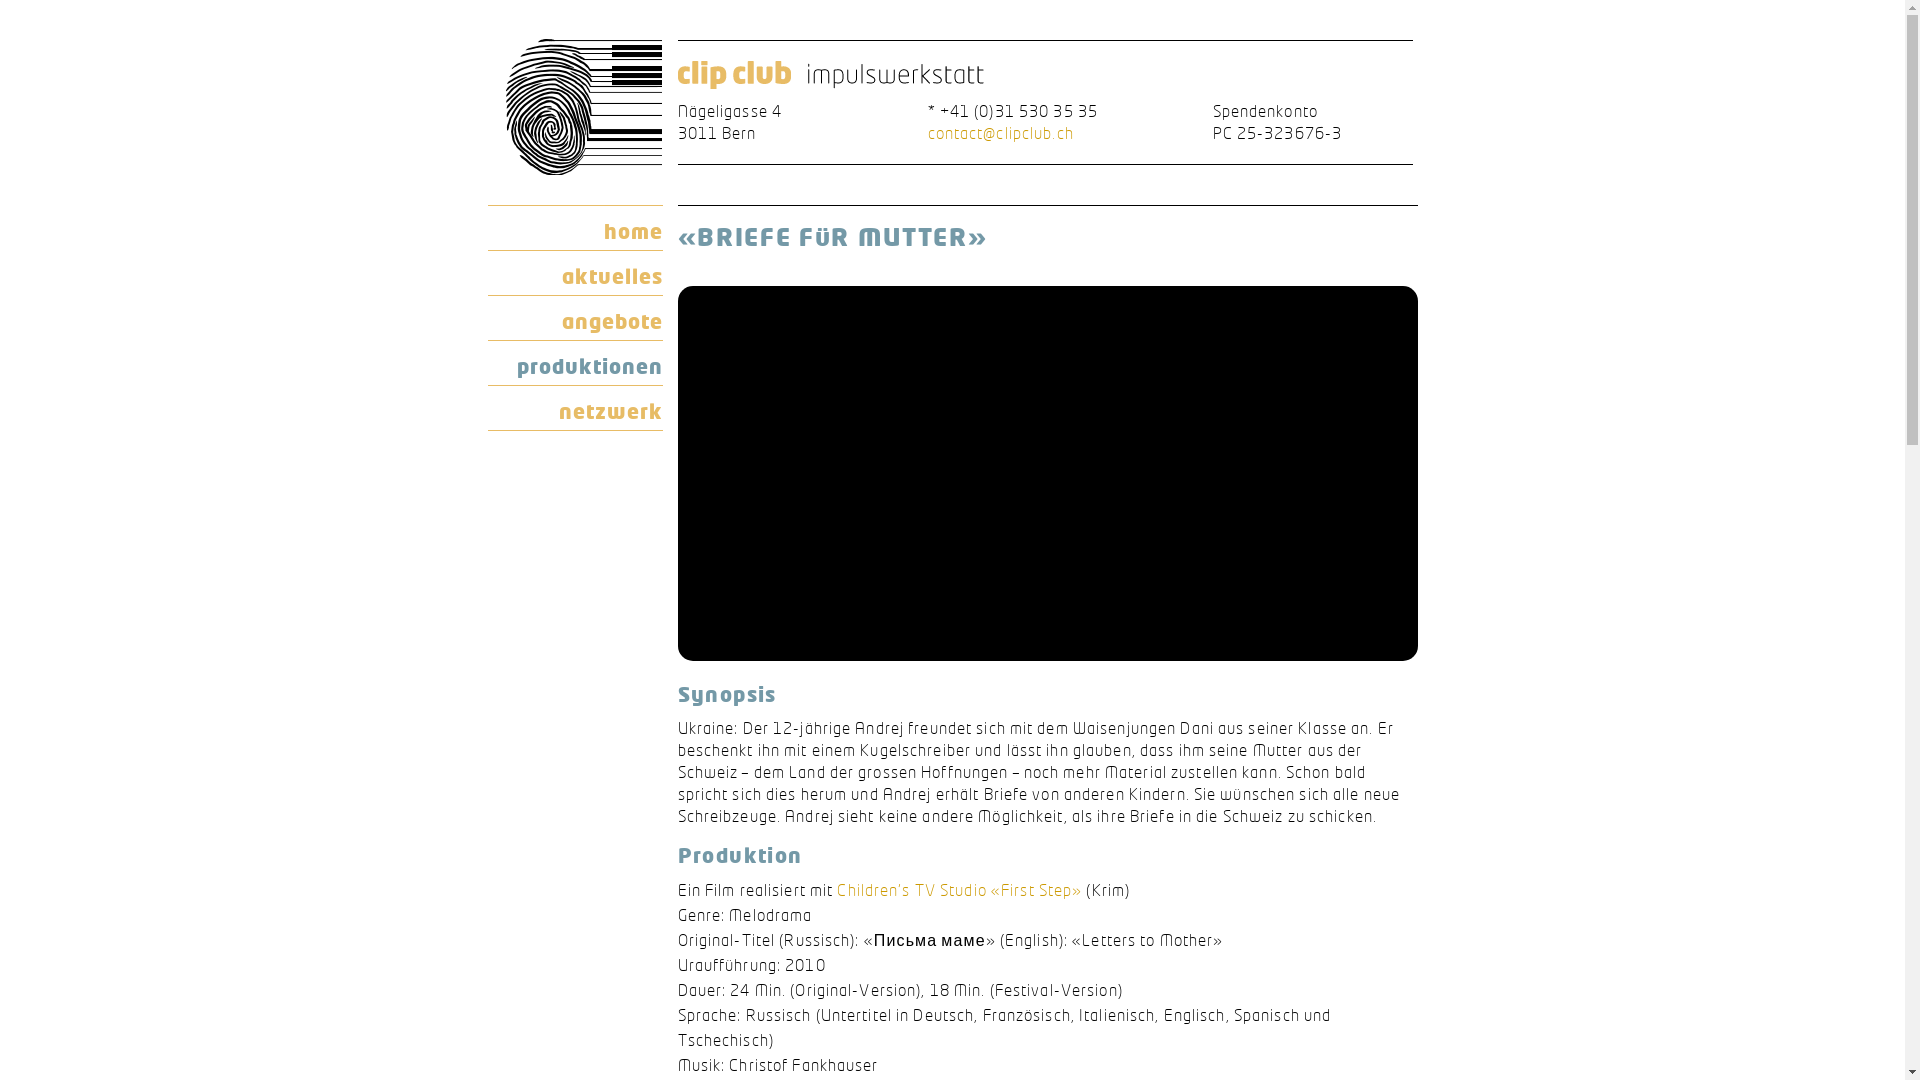  What do you see at coordinates (1001, 132) in the screenshot?
I see `'contact@clipclub.ch'` at bounding box center [1001, 132].